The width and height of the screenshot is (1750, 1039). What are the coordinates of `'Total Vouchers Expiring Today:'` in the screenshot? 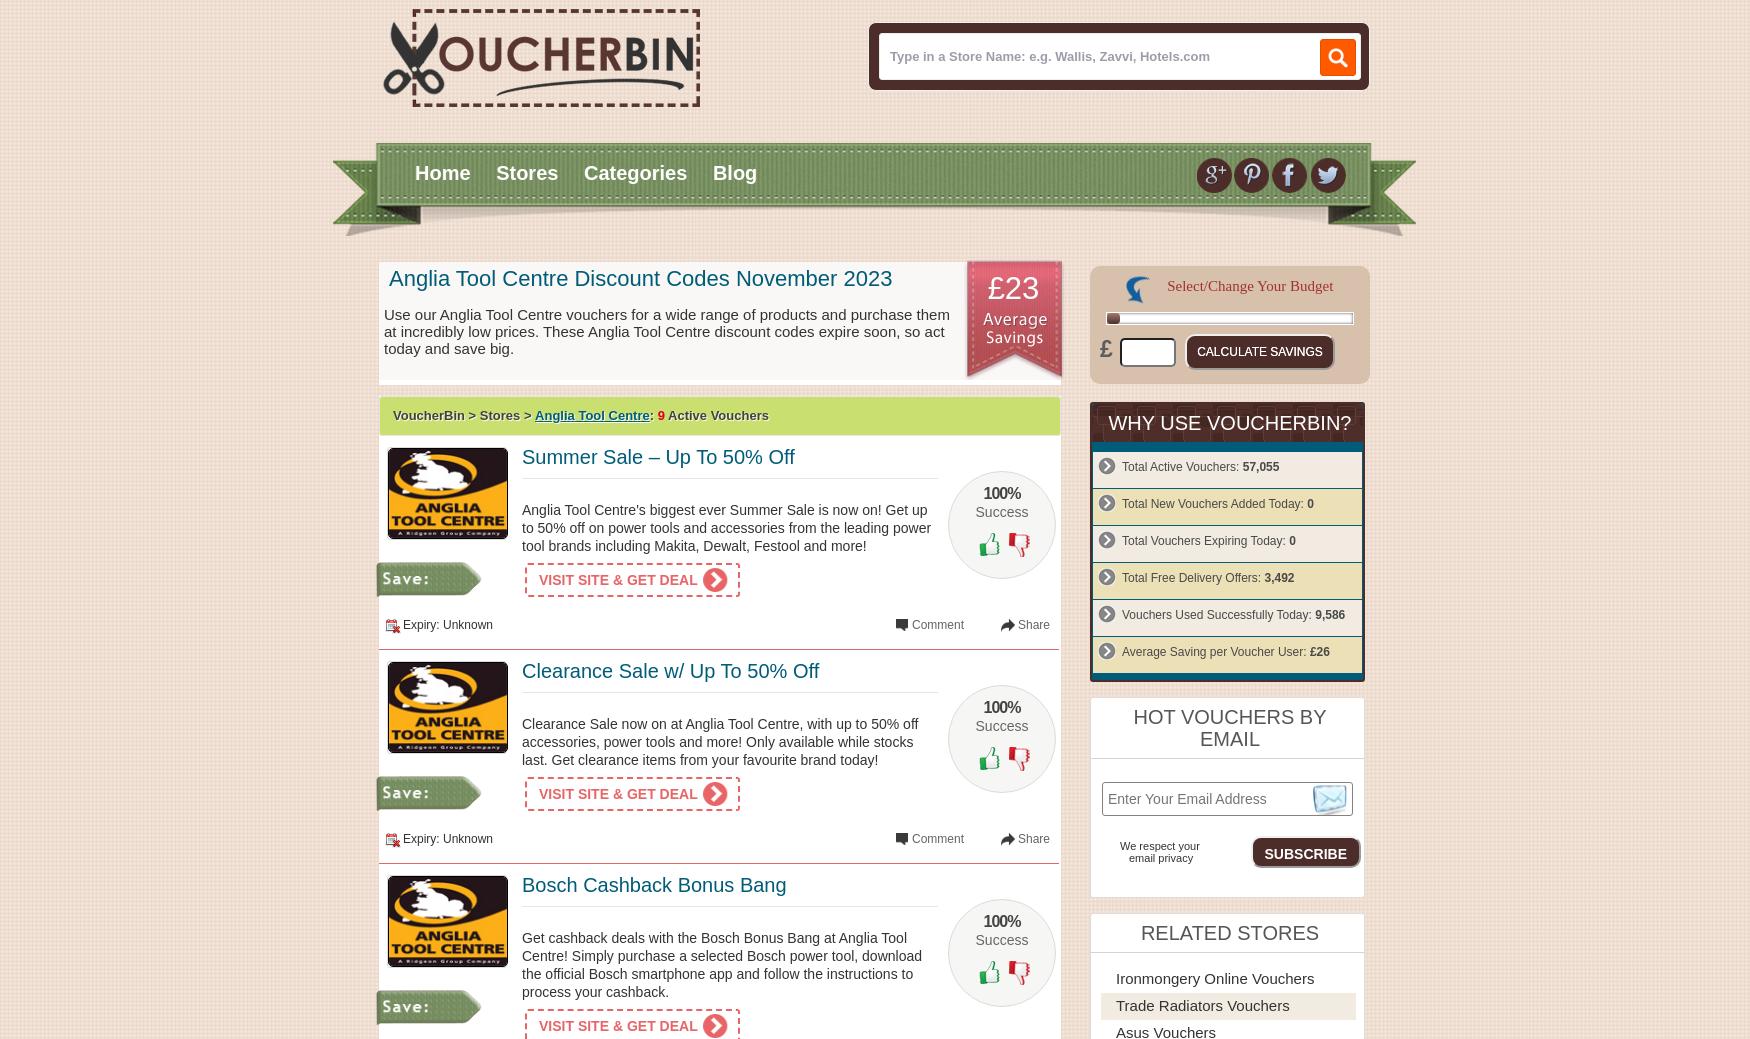 It's located at (1205, 541).